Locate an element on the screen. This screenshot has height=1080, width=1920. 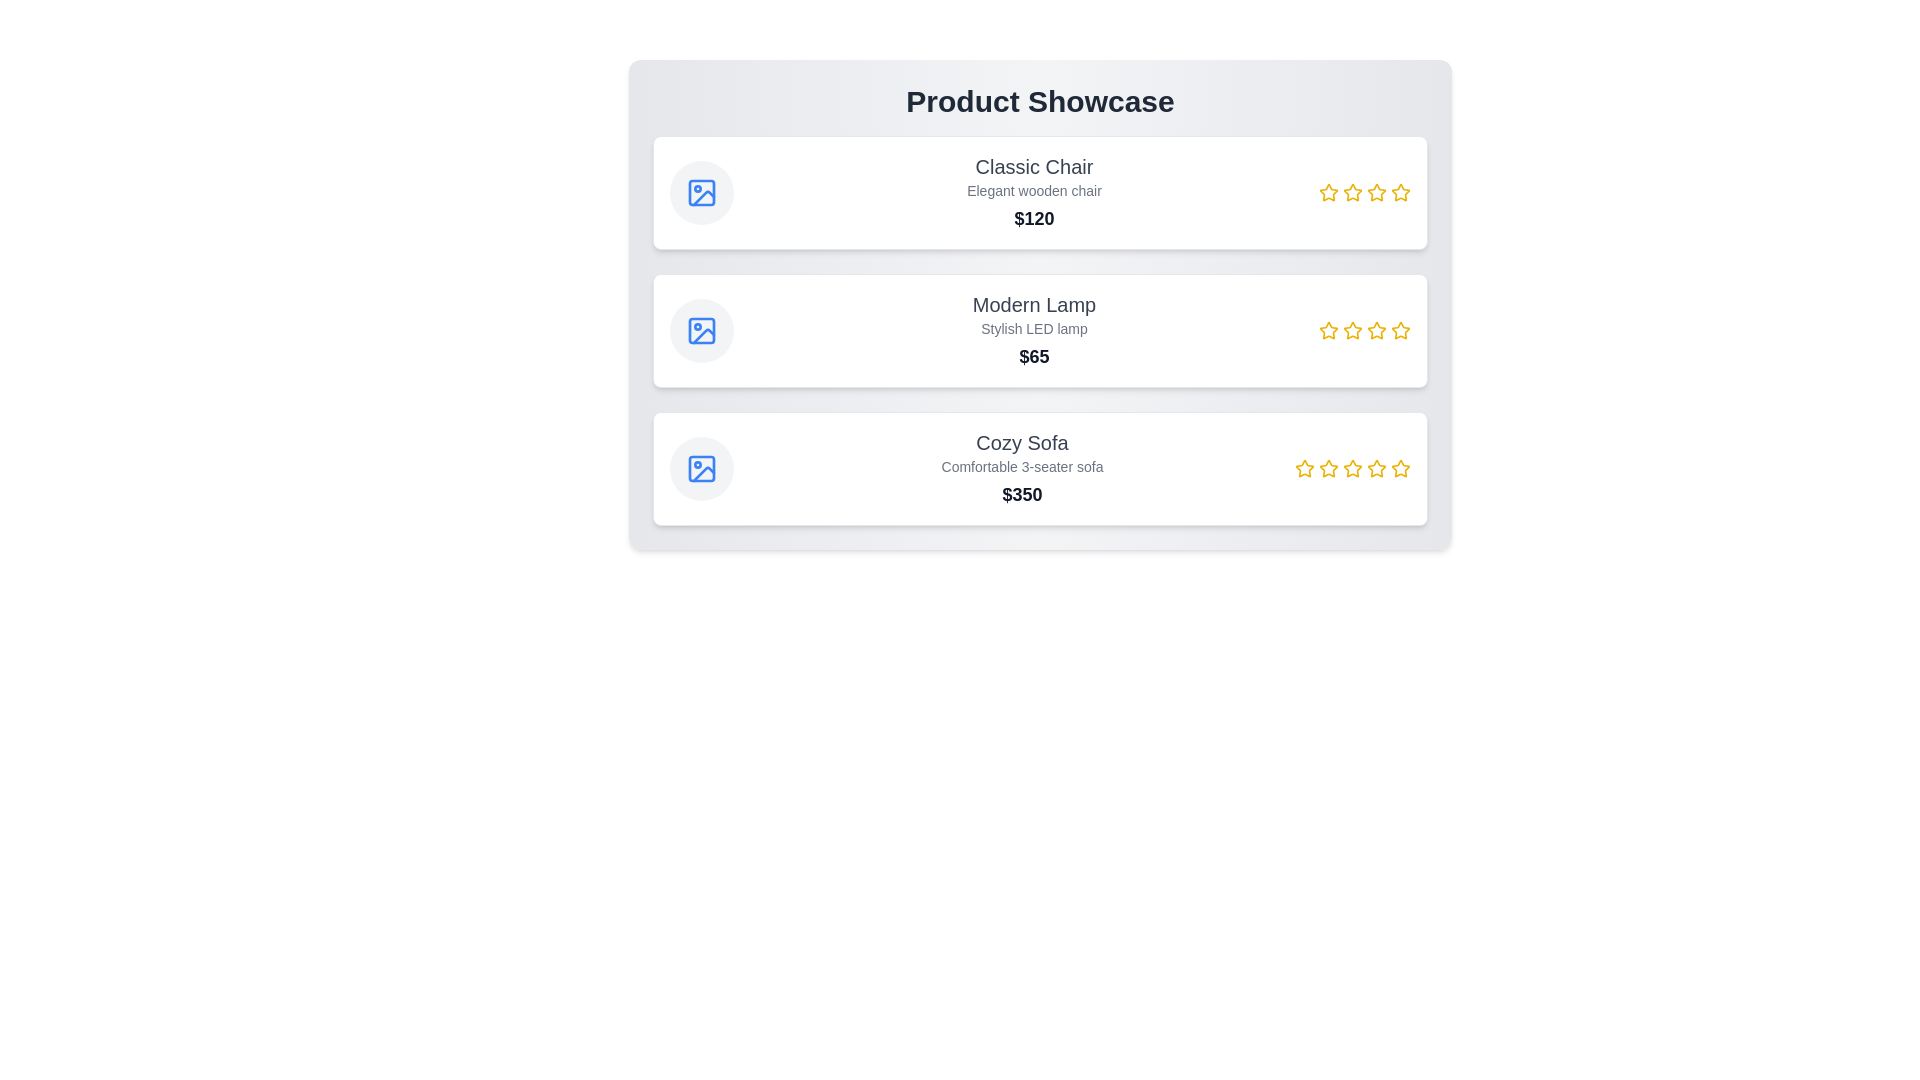
the product description to view more details is located at coordinates (1034, 191).